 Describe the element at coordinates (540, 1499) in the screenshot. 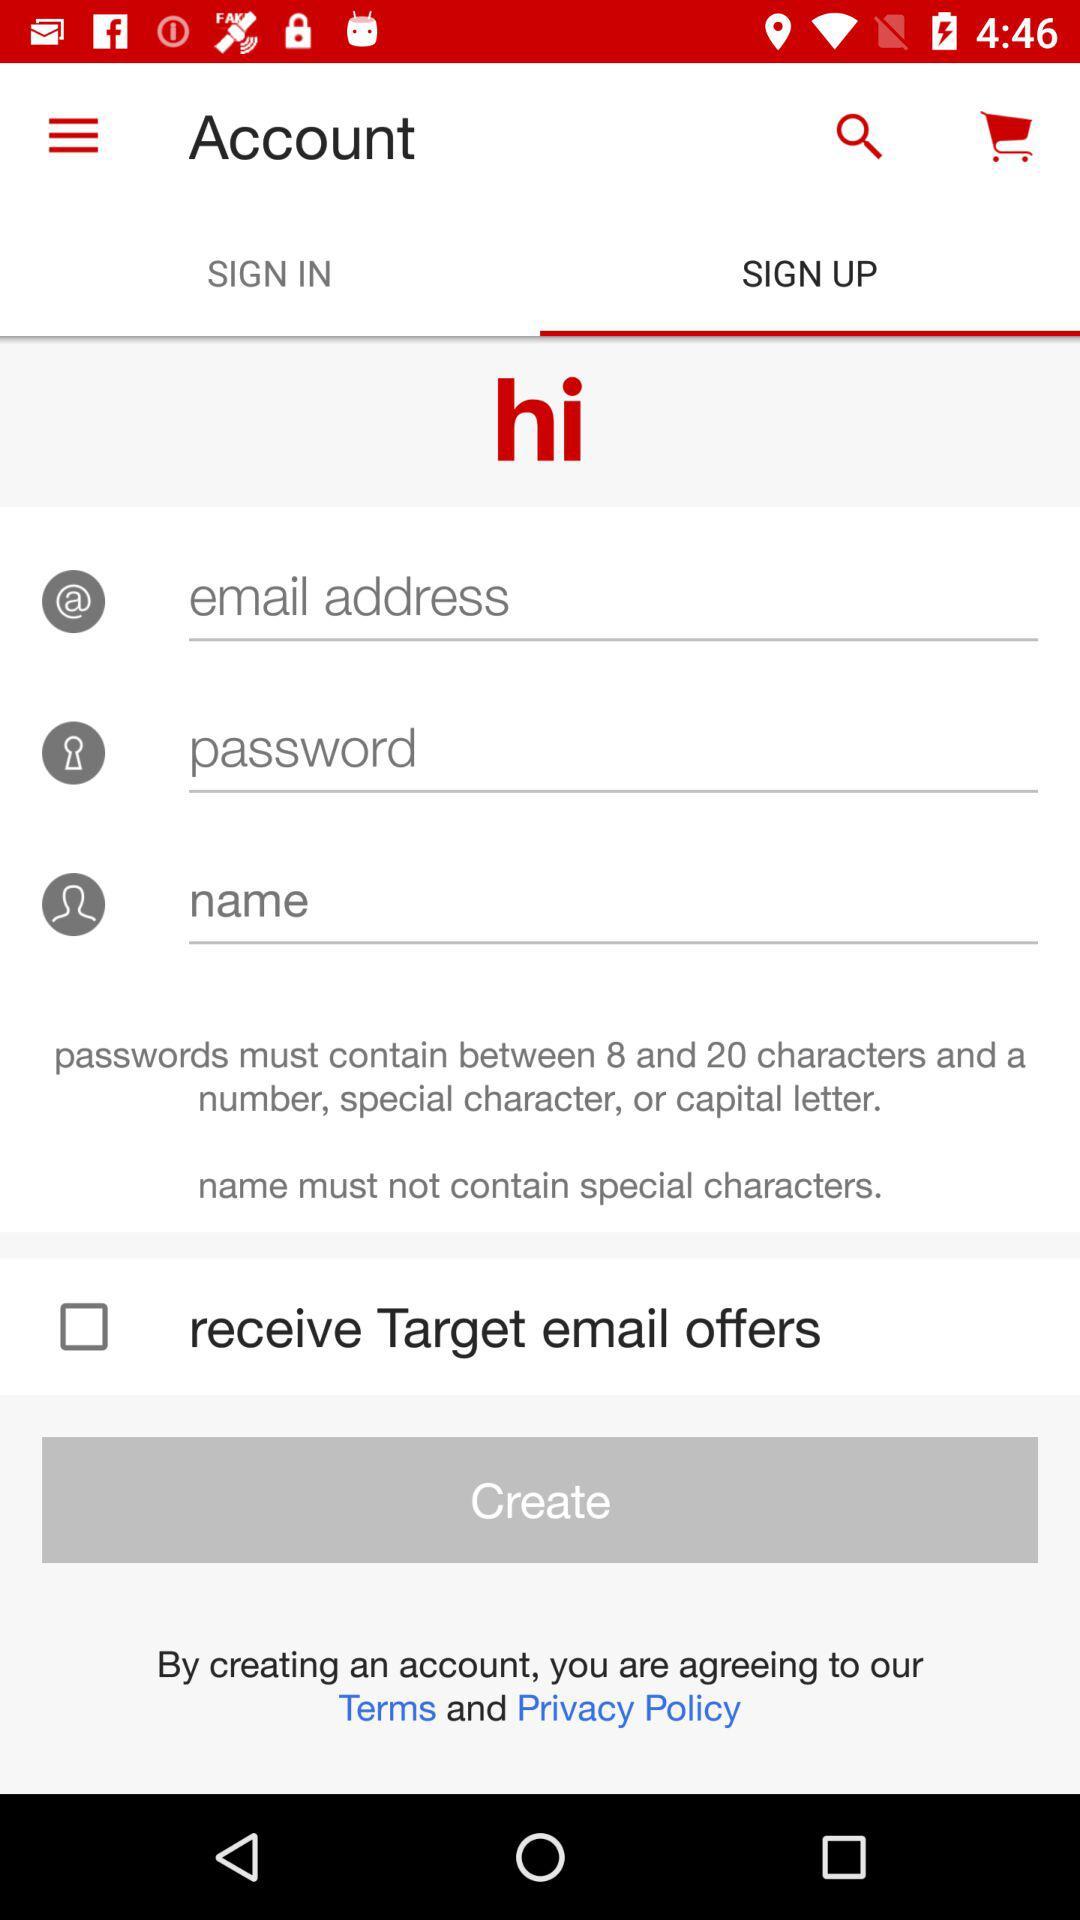

I see `the create item` at that location.